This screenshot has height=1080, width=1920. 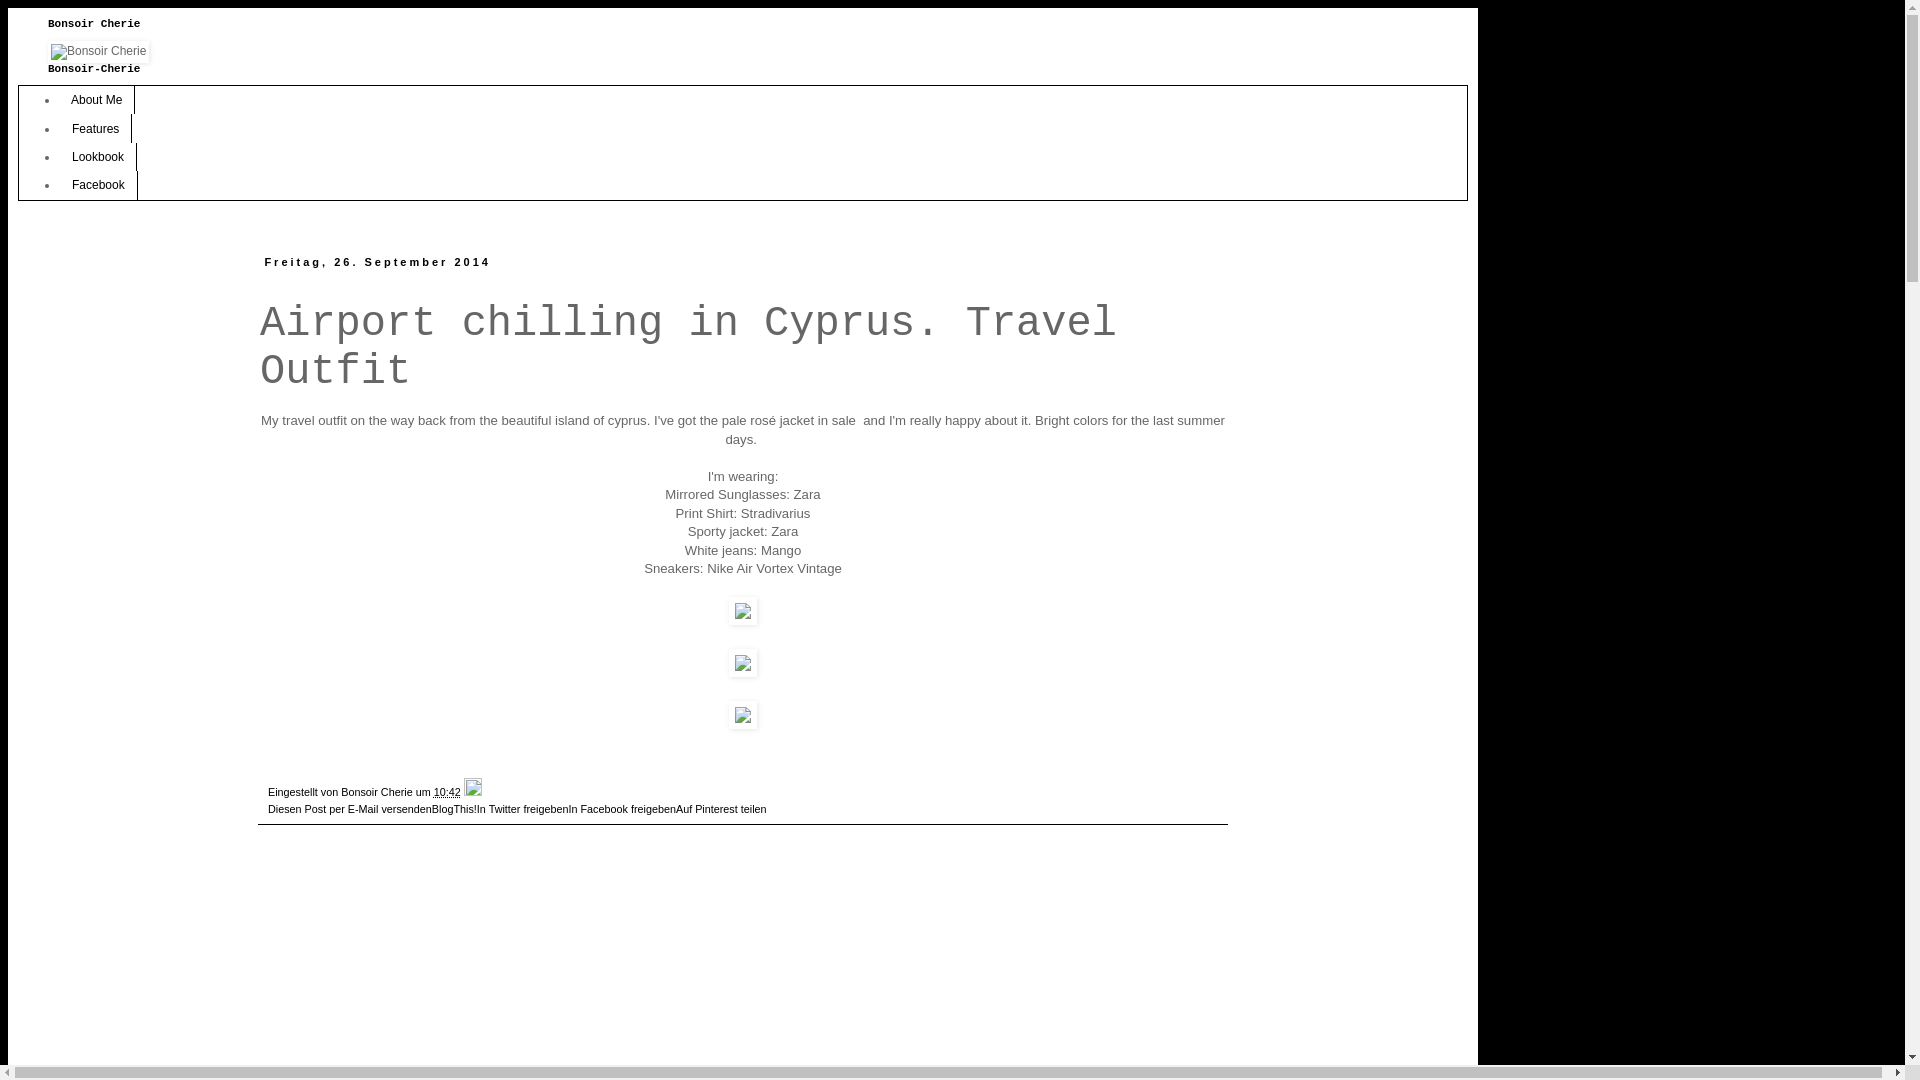 What do you see at coordinates (96, 156) in the screenshot?
I see `'Lookbook'` at bounding box center [96, 156].